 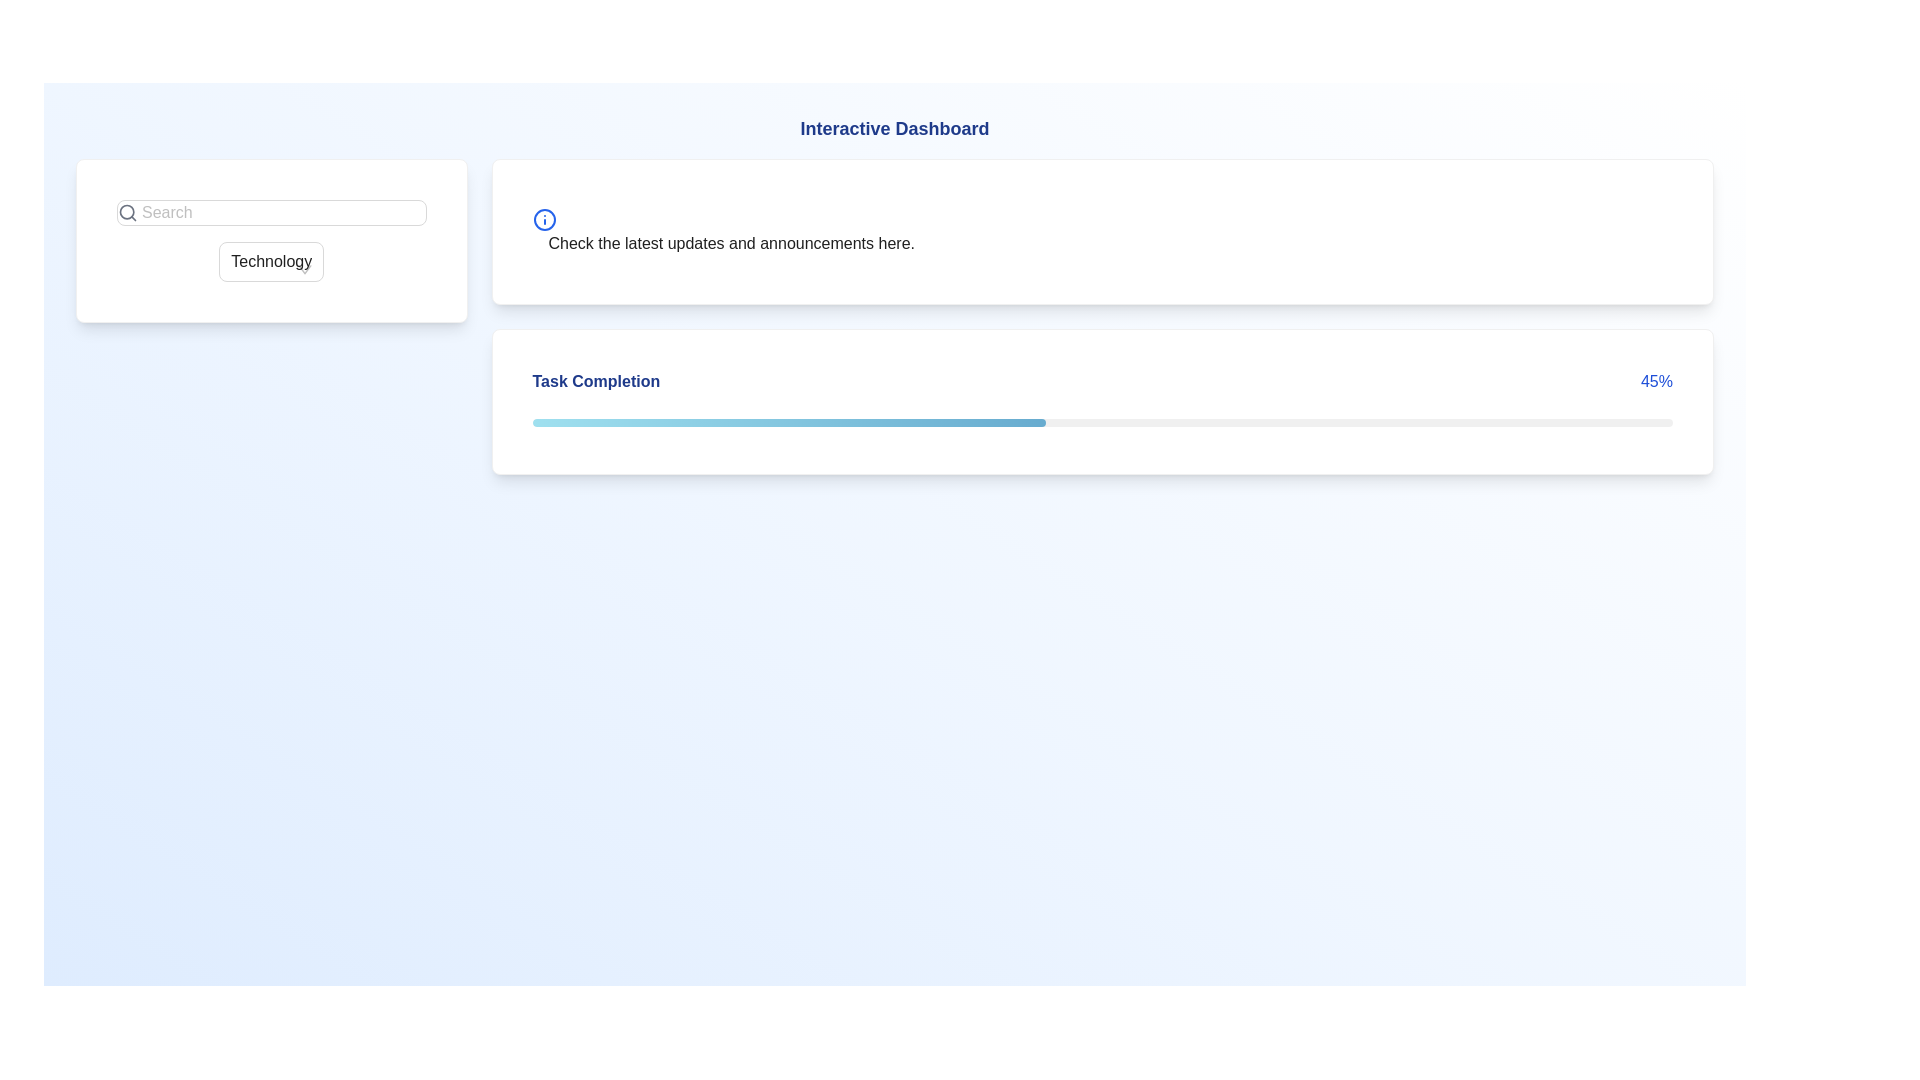 I want to click on the decorative search icon located at the left side of the search input field, which reinforces the search functionality for users, so click(x=127, y=212).